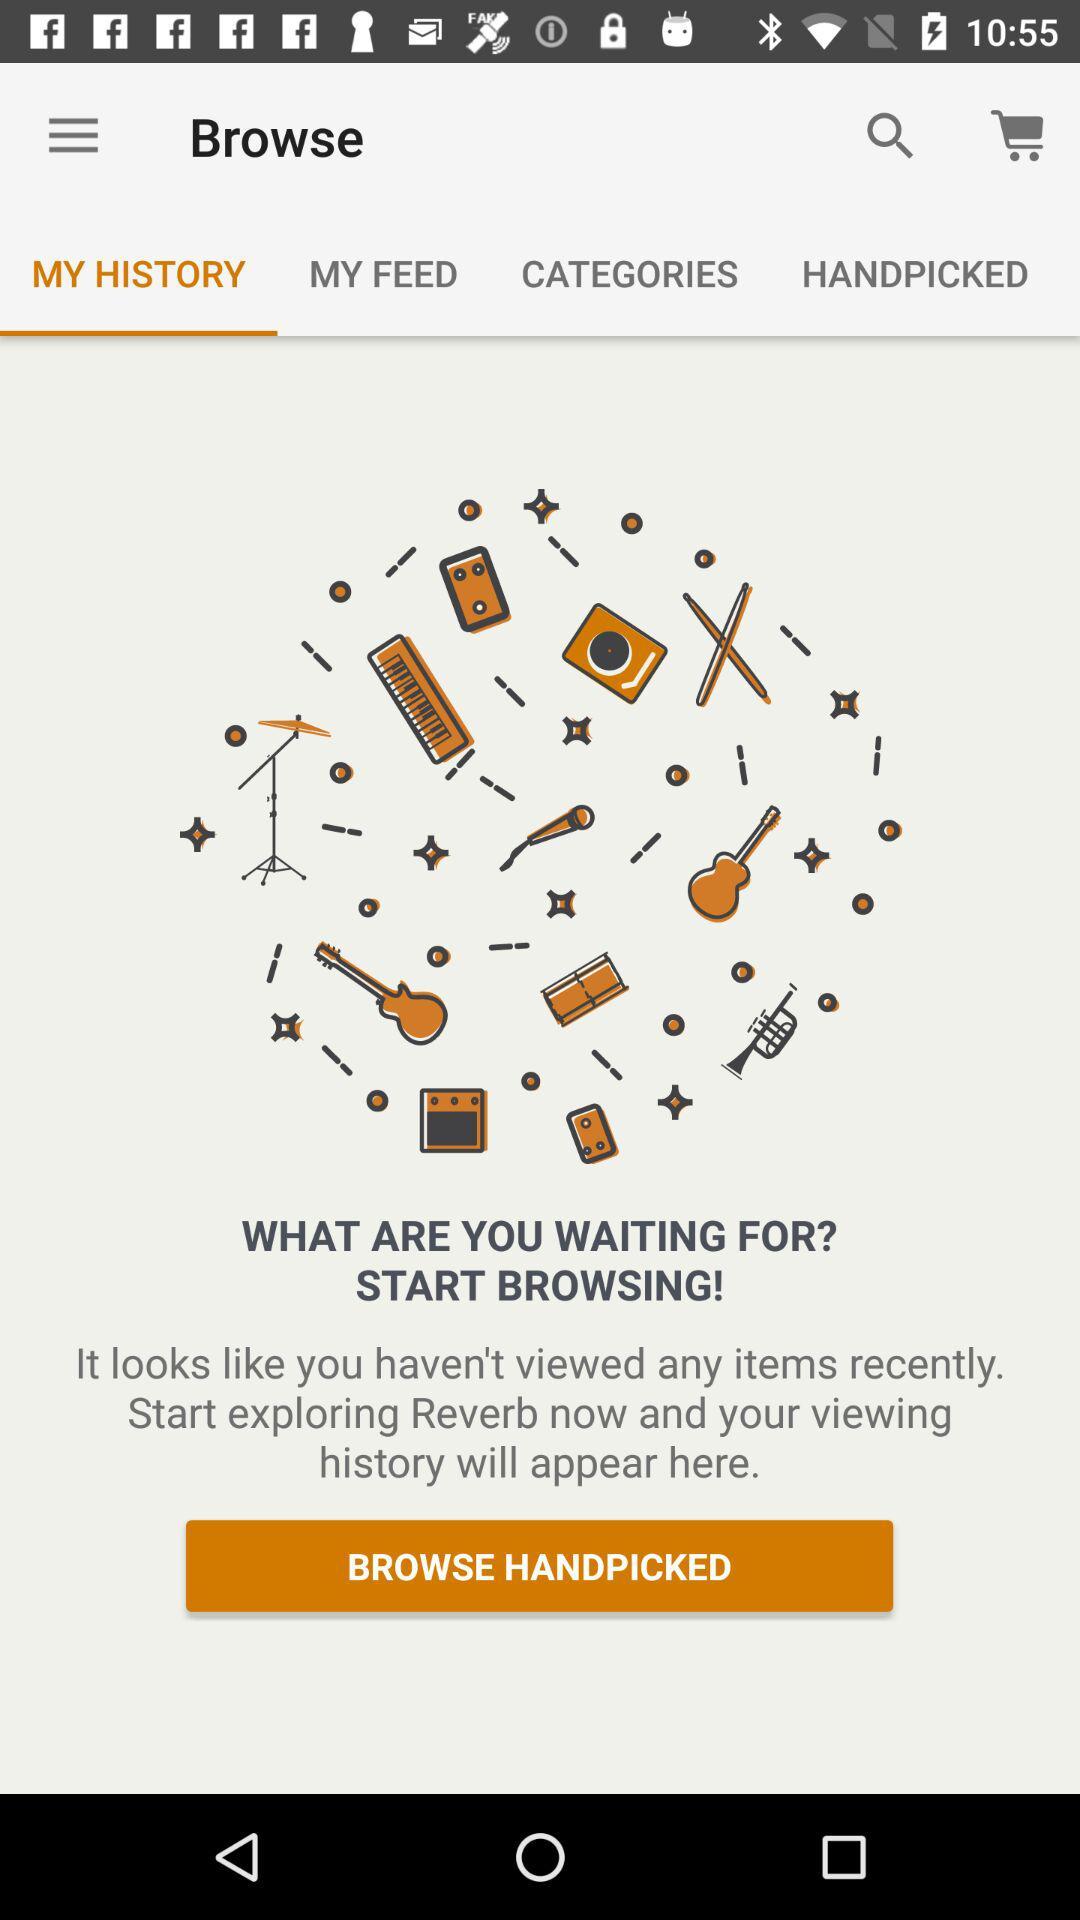 Image resolution: width=1080 pixels, height=1920 pixels. Describe the element at coordinates (628, 272) in the screenshot. I see `the text categories` at that location.